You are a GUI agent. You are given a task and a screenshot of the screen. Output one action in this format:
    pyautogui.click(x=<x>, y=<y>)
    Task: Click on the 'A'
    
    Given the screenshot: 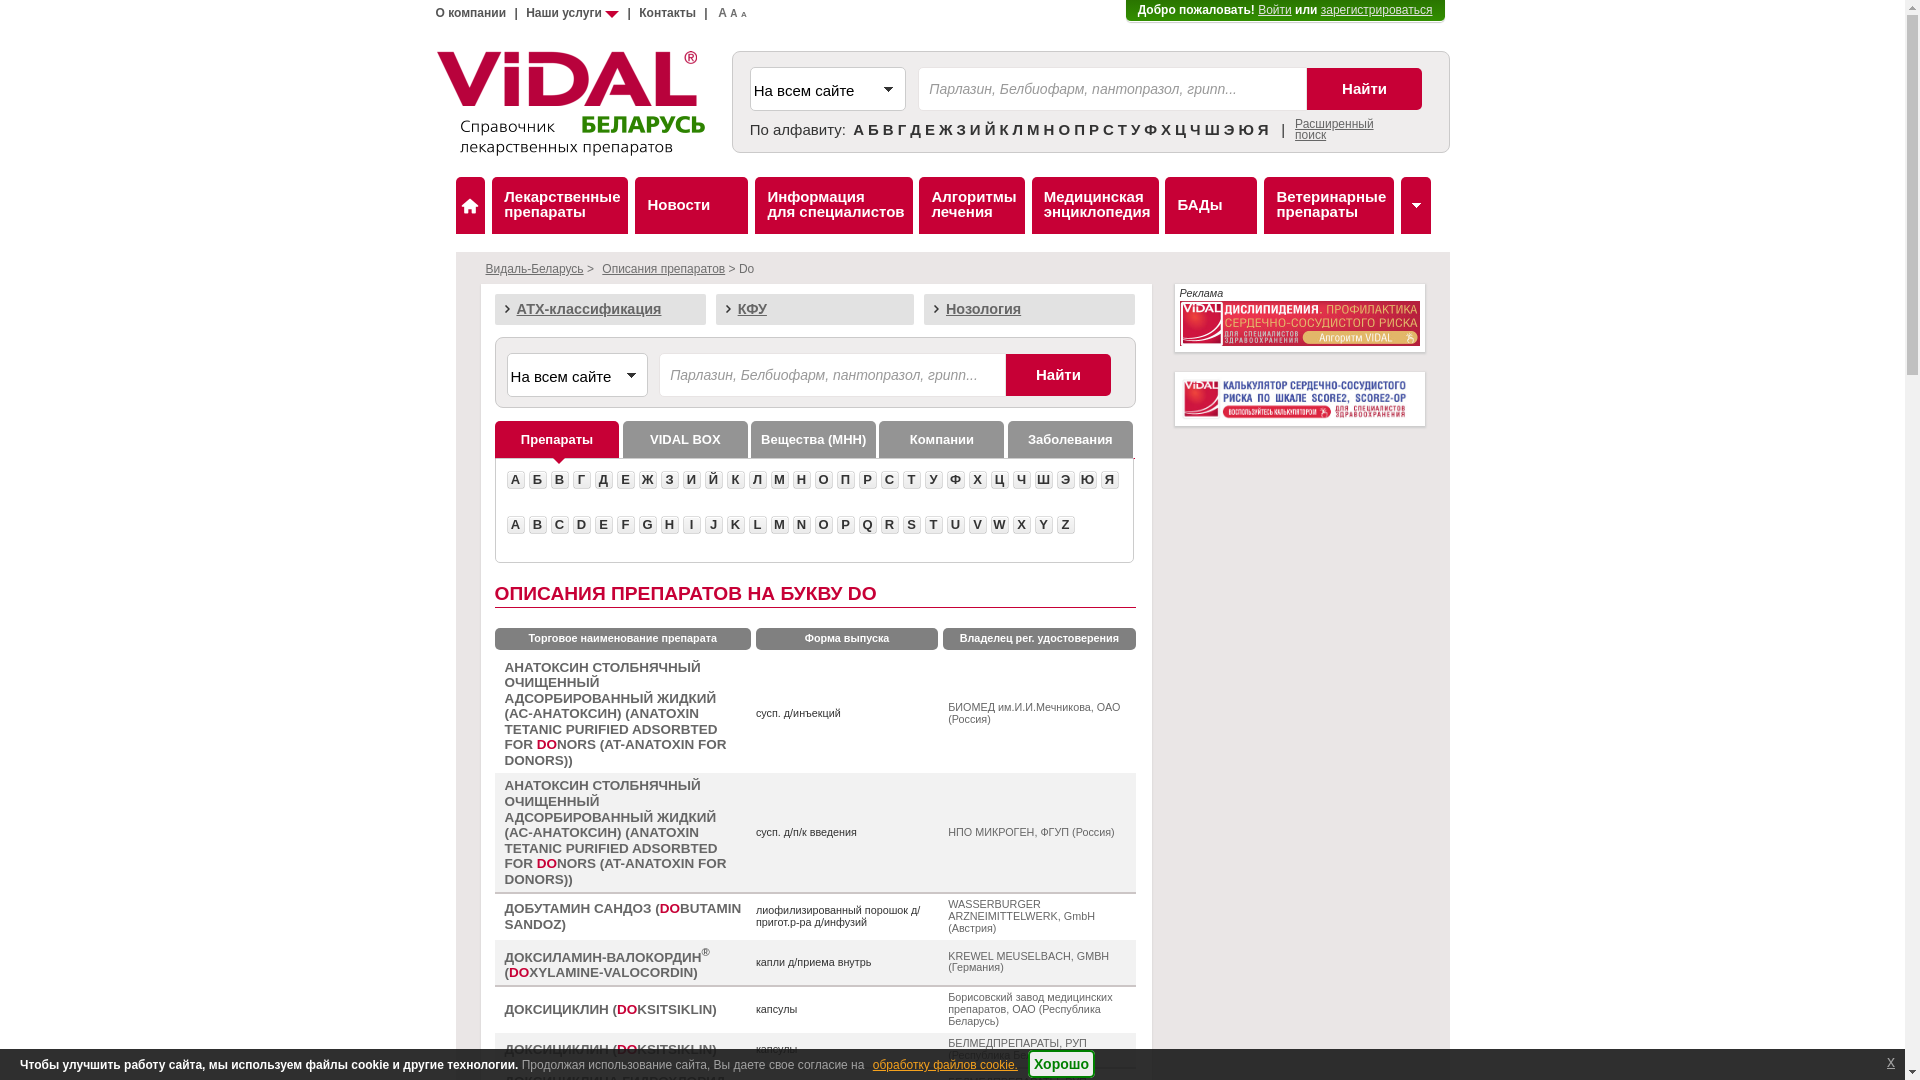 What is the action you would take?
    pyautogui.click(x=721, y=12)
    